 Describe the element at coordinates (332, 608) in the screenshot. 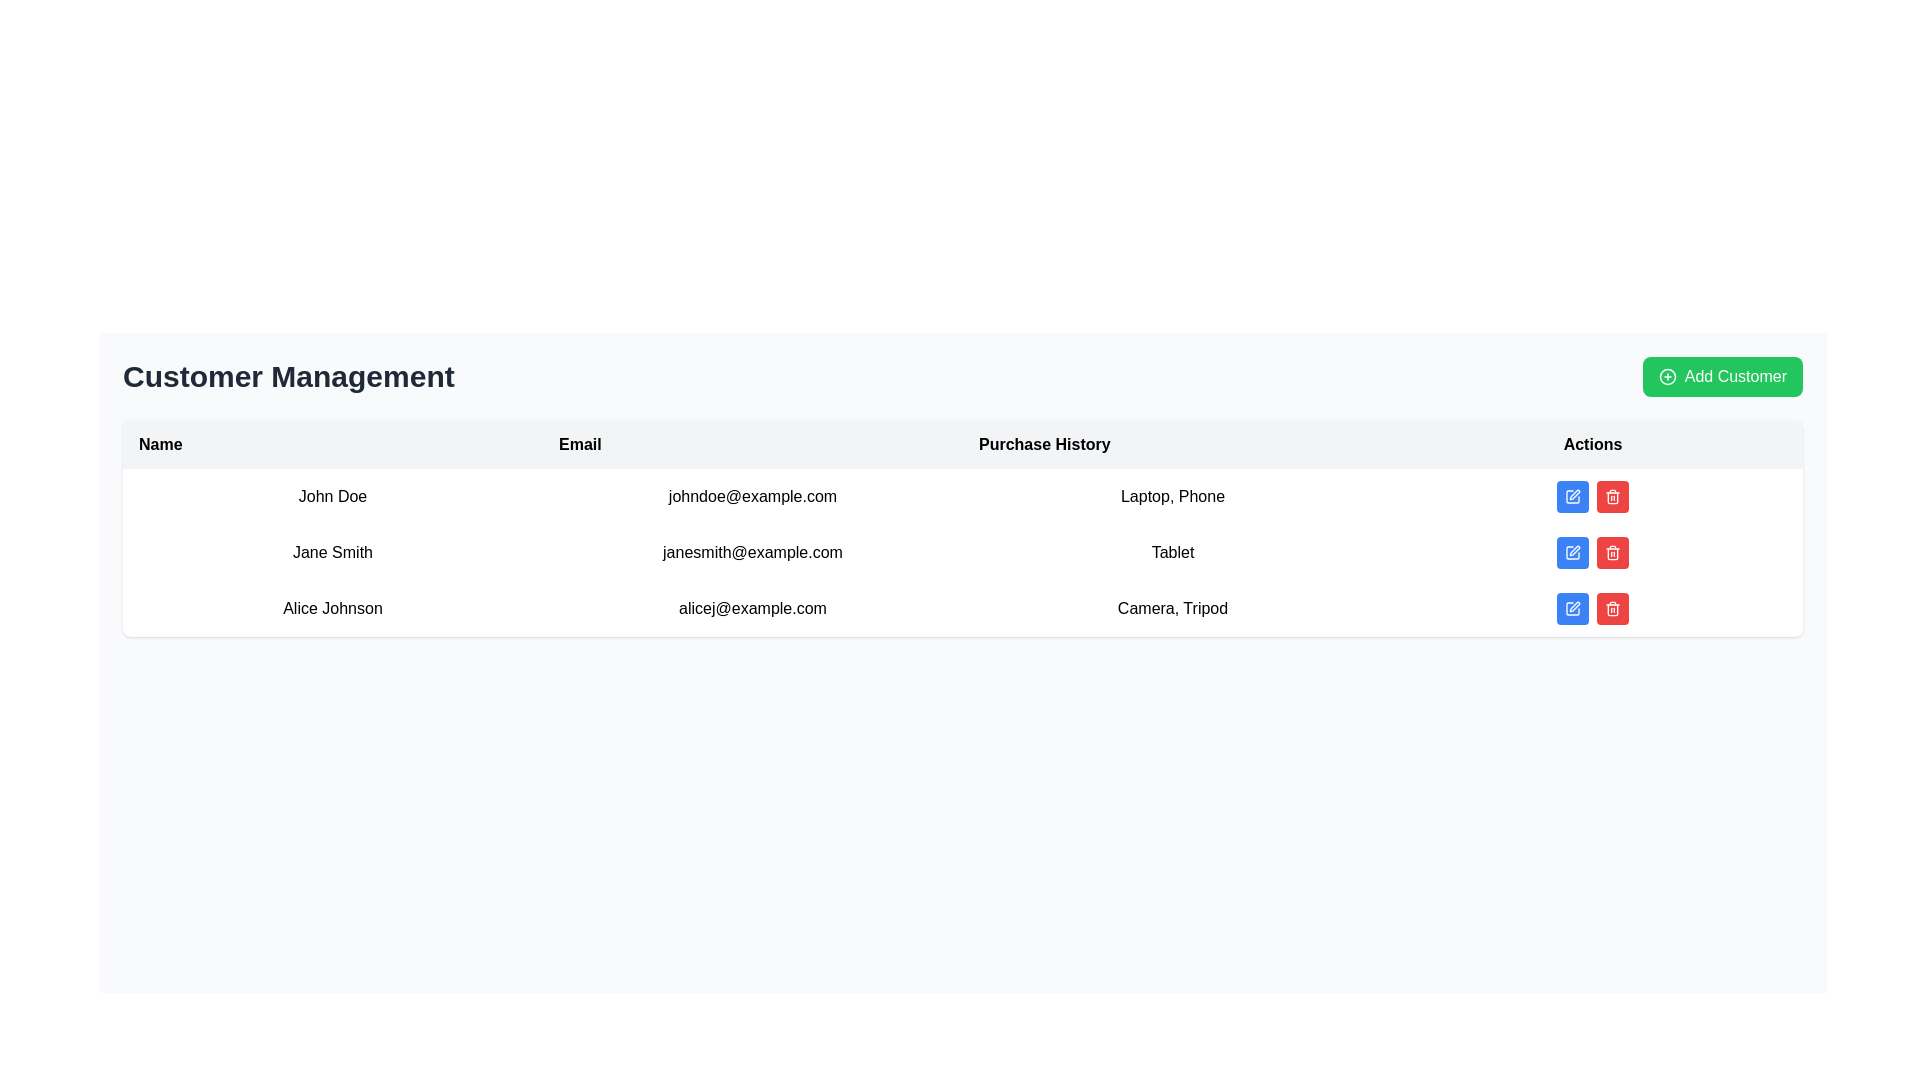

I see `the customer name displayed in the first column of the third row in the 'Customer Management' table to focus on the row` at that location.